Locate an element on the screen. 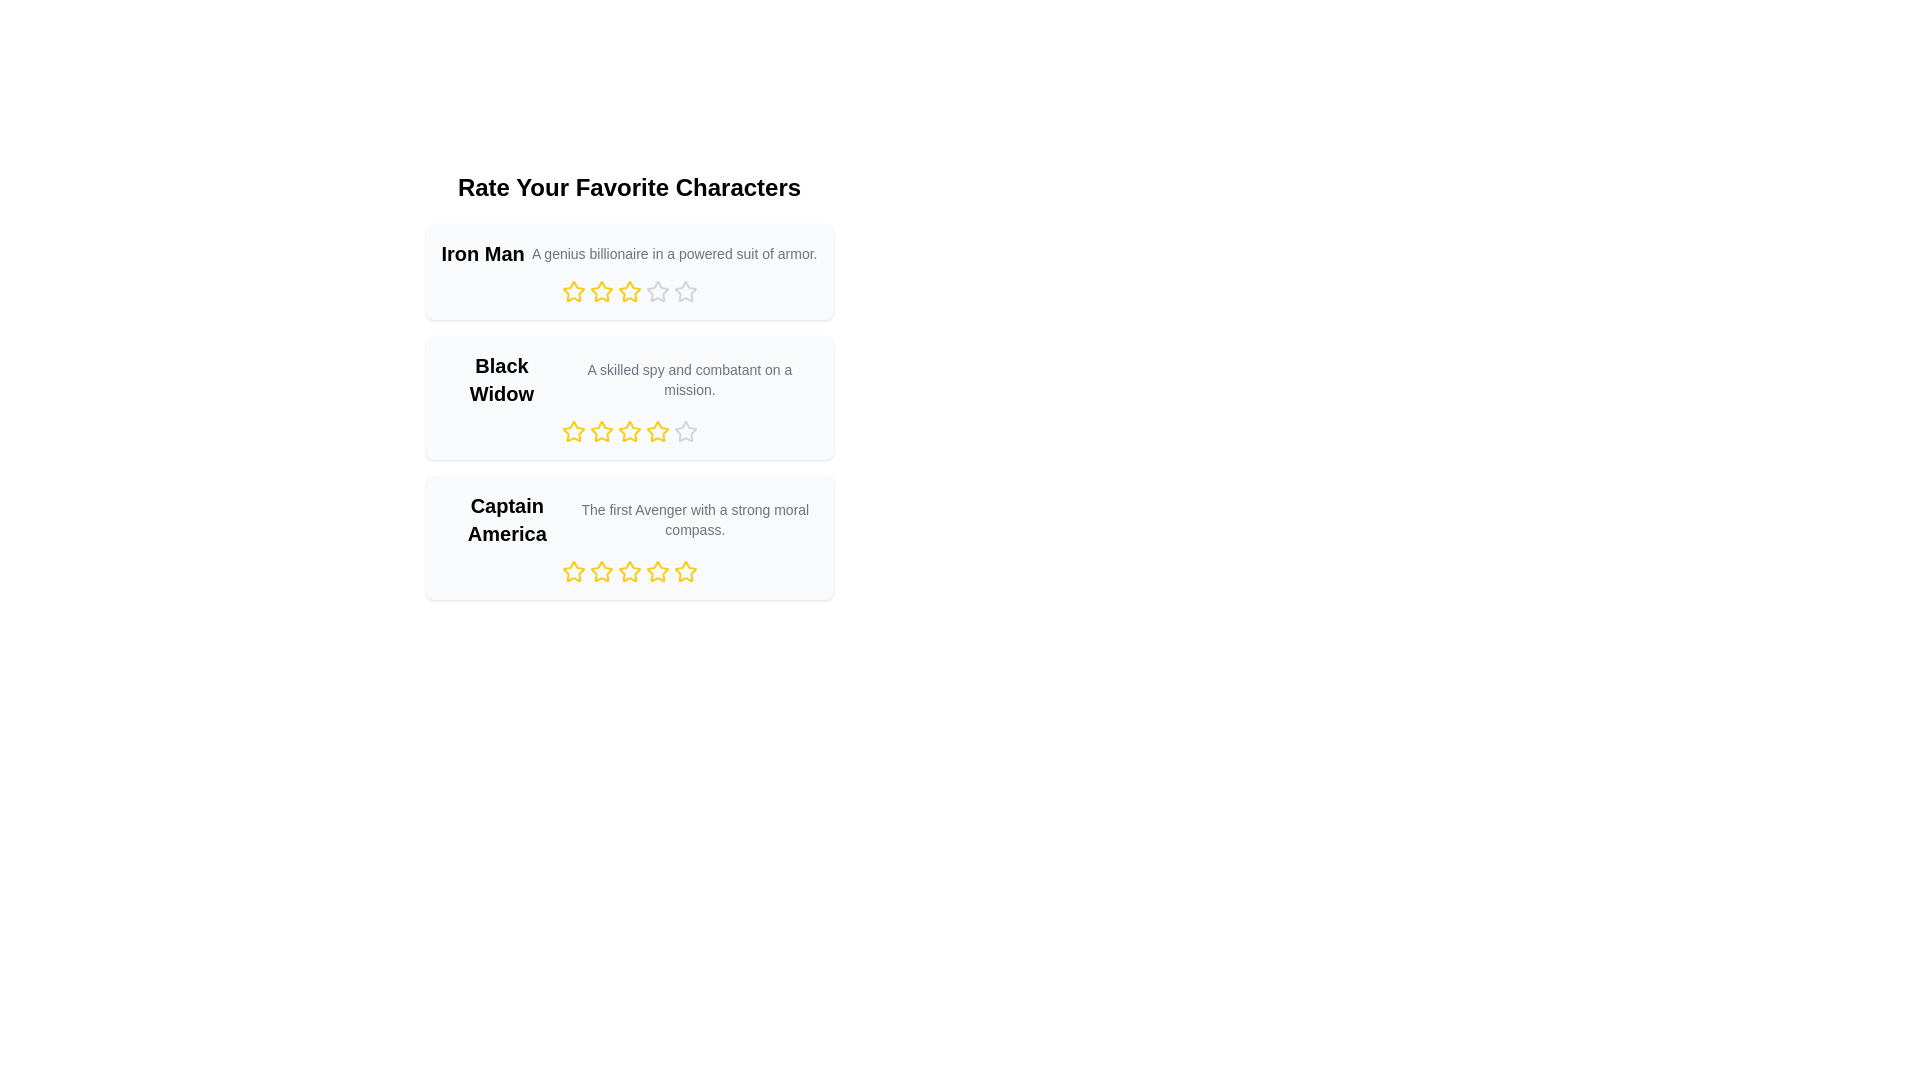 The height and width of the screenshot is (1080, 1920). the bold and large-sized static text header displaying 'Rate Your Favorite Characters' located at the top of the interface is located at coordinates (628, 188).